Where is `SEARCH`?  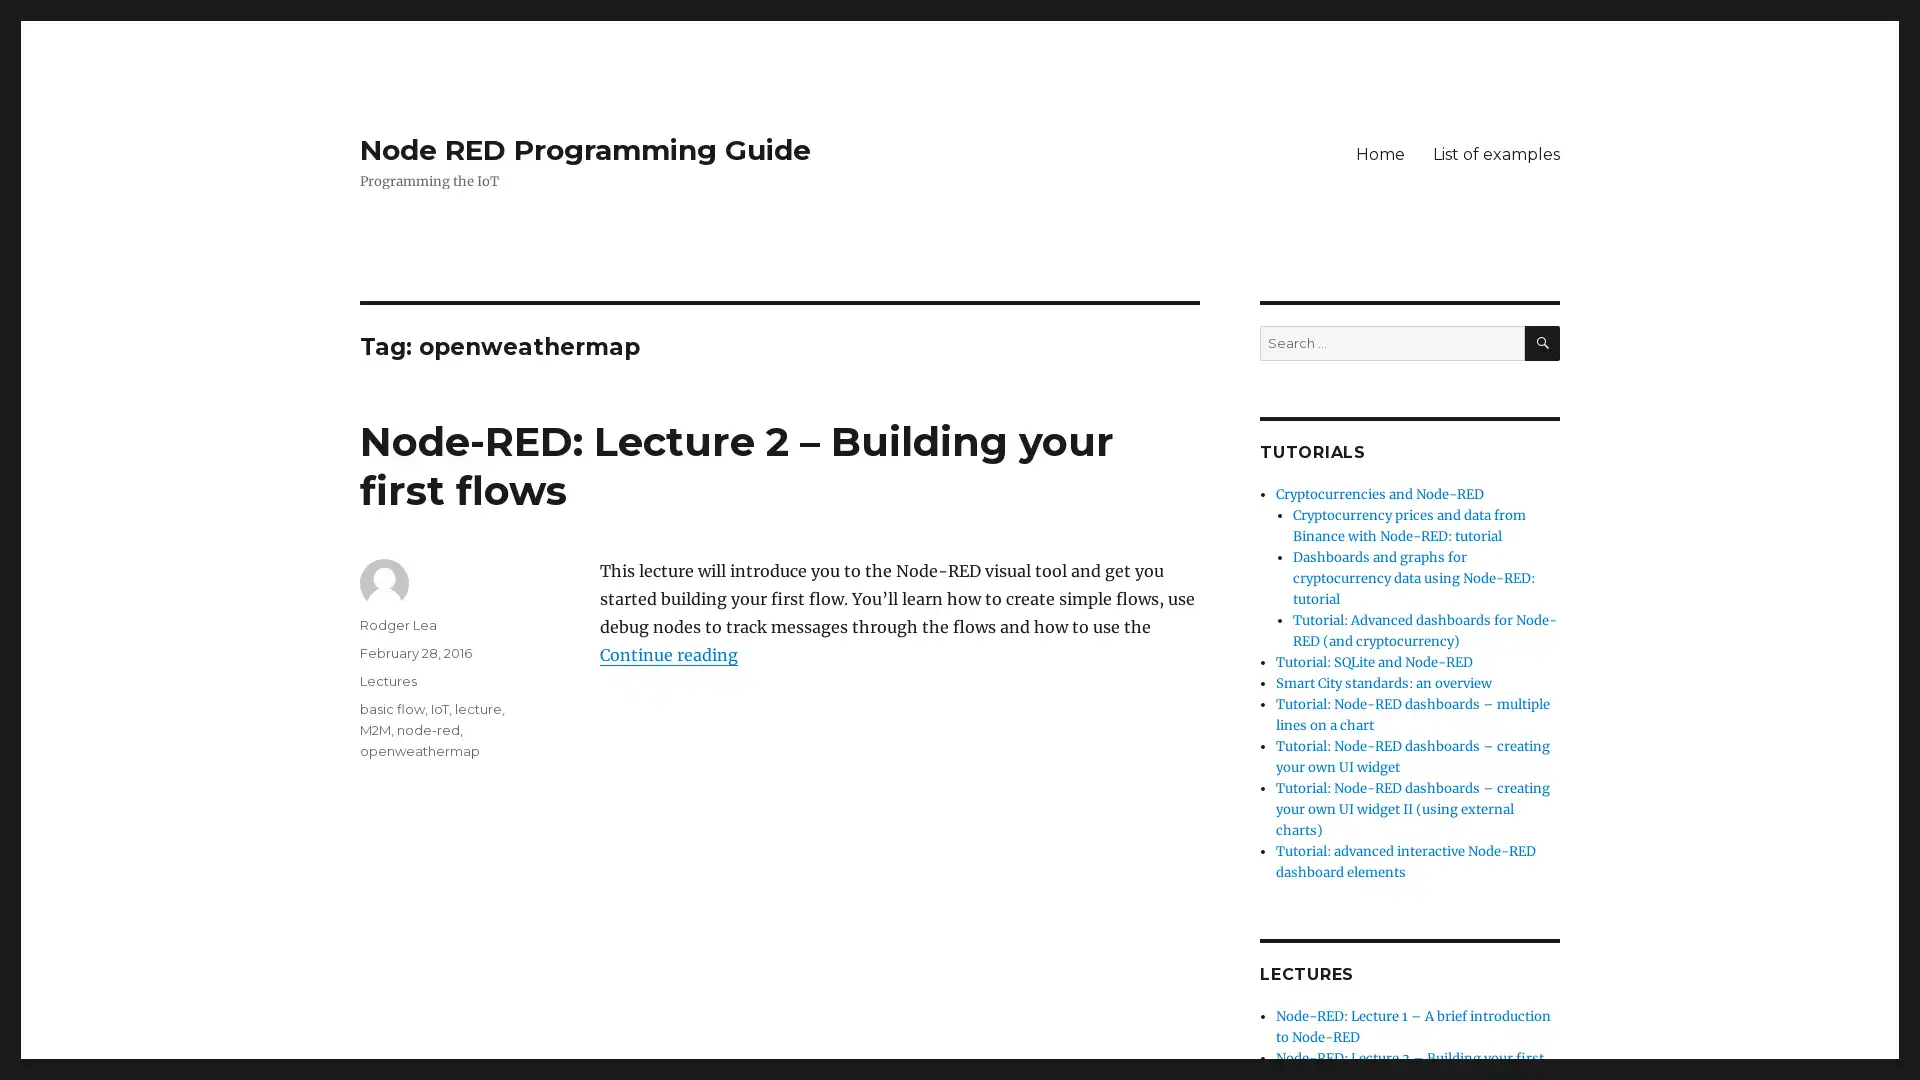 SEARCH is located at coordinates (1541, 342).